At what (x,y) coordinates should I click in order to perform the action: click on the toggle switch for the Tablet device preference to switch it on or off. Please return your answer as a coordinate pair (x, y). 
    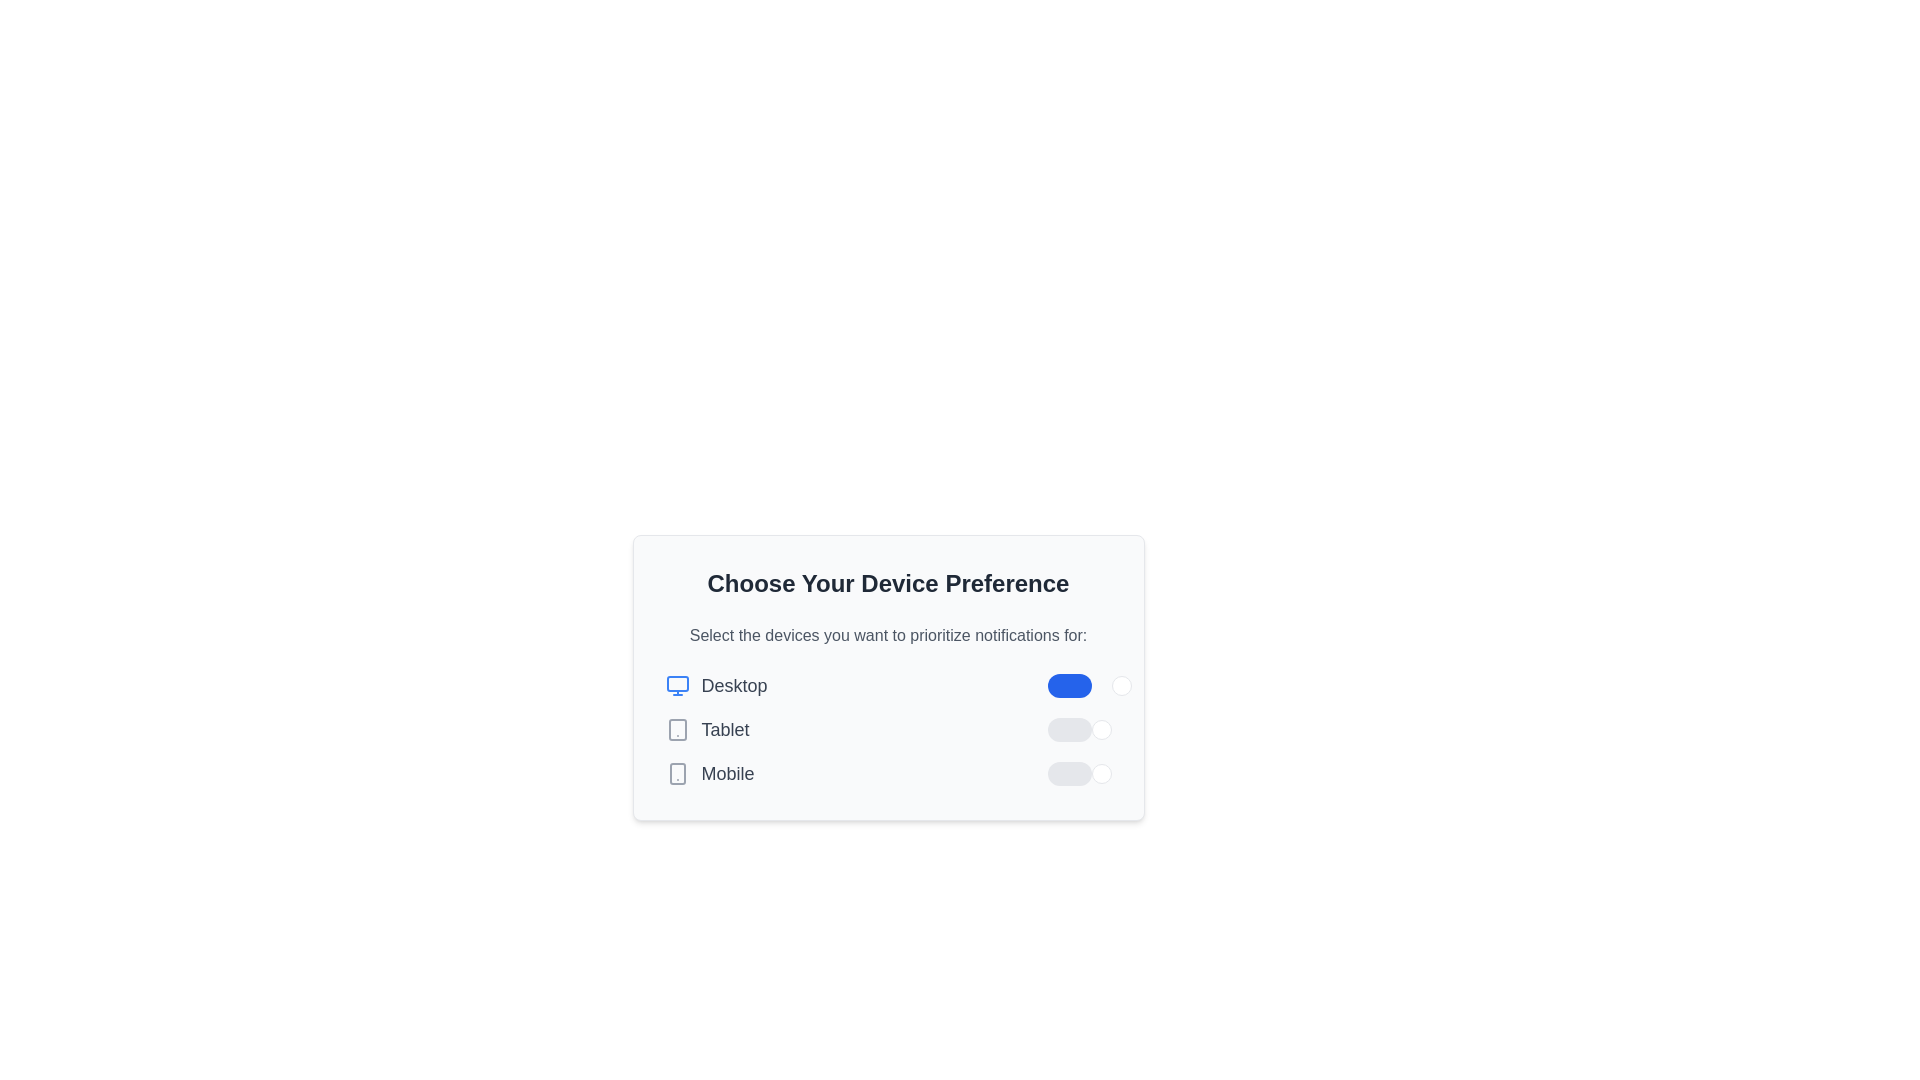
    Looking at the image, I should click on (887, 729).